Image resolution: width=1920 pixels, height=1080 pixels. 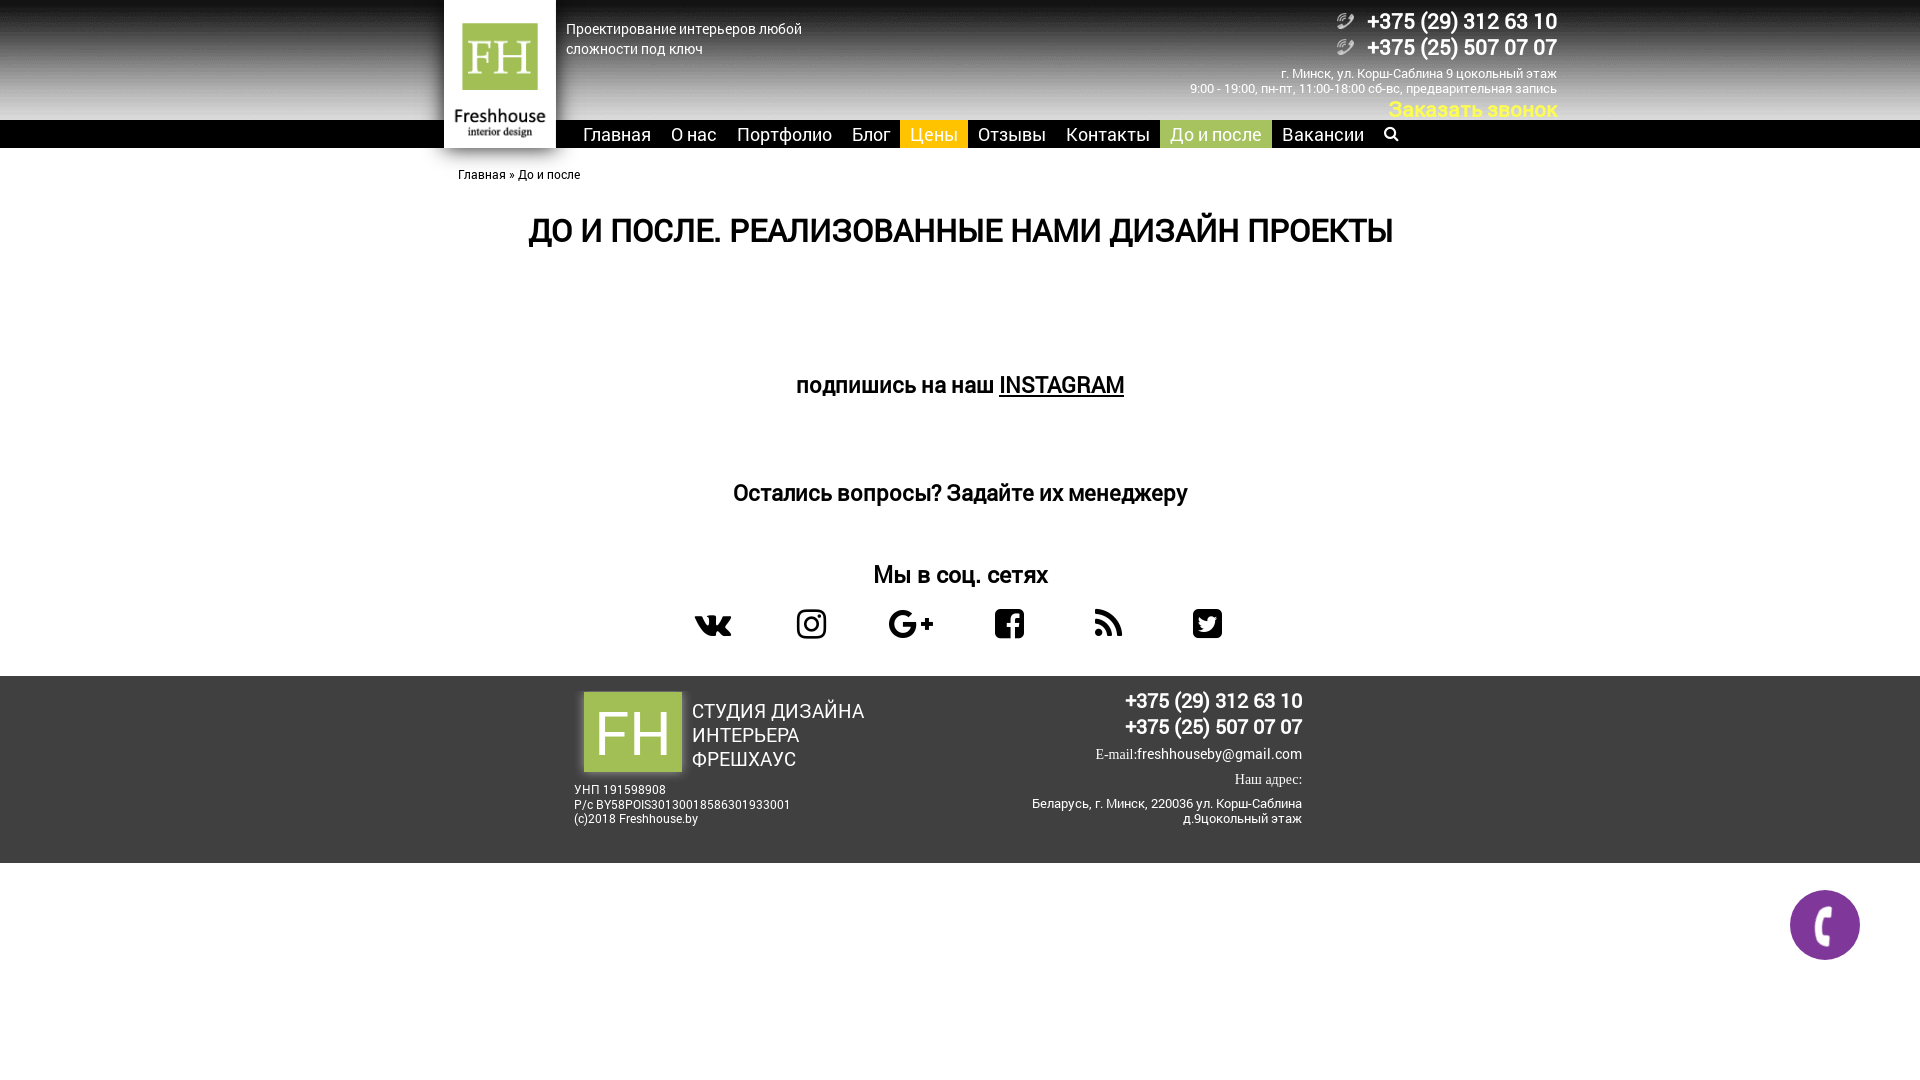 I want to click on 'freshhouseby@gmail.com', so click(x=1218, y=753).